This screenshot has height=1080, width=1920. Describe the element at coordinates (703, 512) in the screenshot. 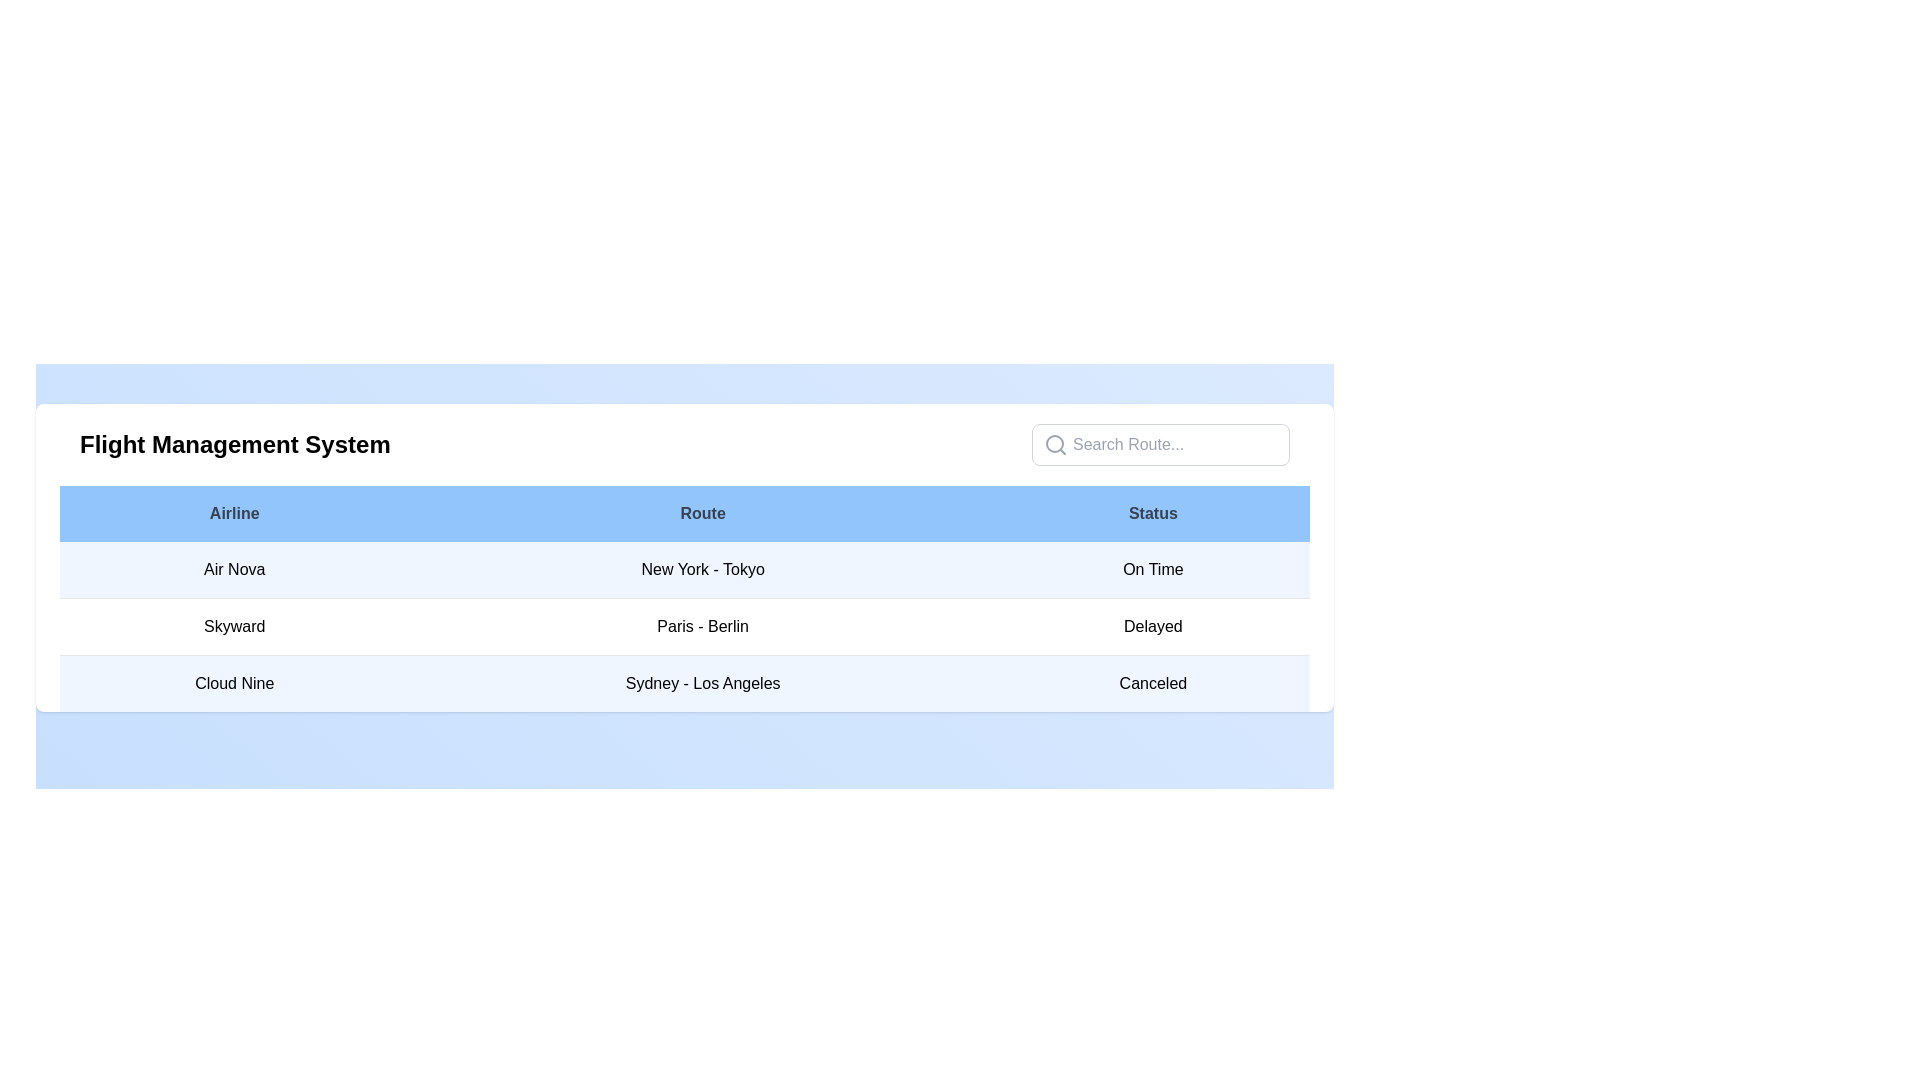

I see `the static text label that serves as a header for the routes column in the table, positioned between the 'Airline' and 'Status' labels` at that location.